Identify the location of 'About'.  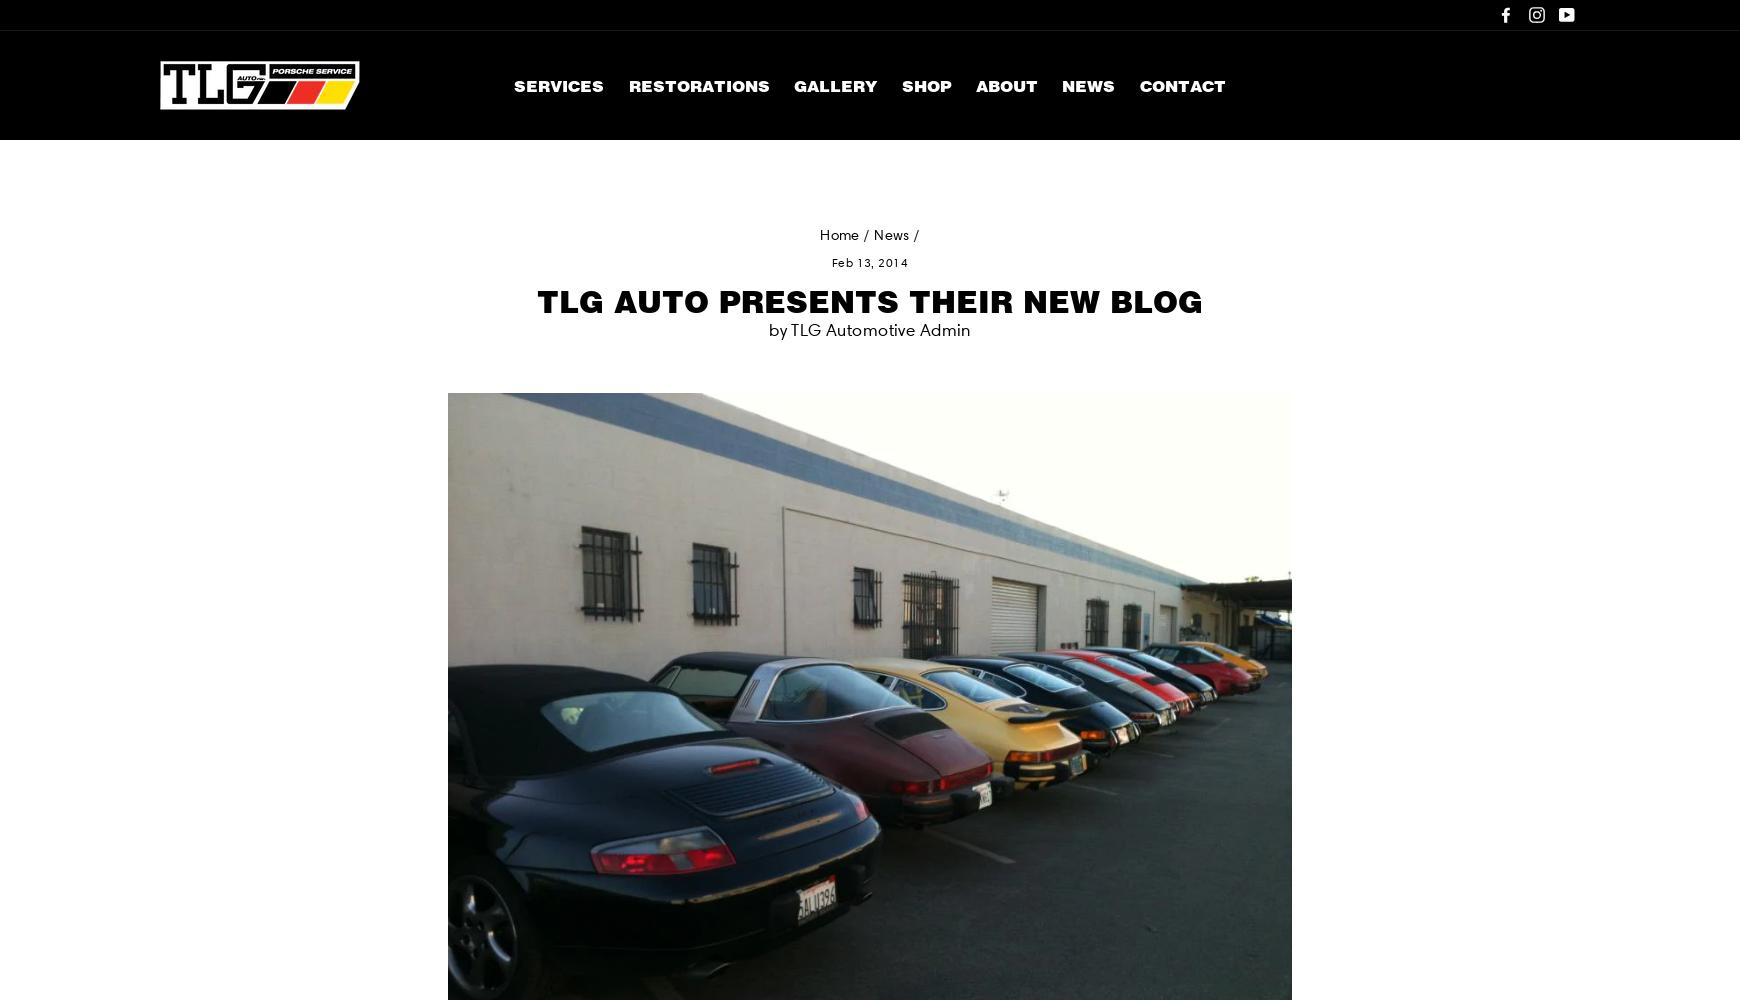
(1005, 84).